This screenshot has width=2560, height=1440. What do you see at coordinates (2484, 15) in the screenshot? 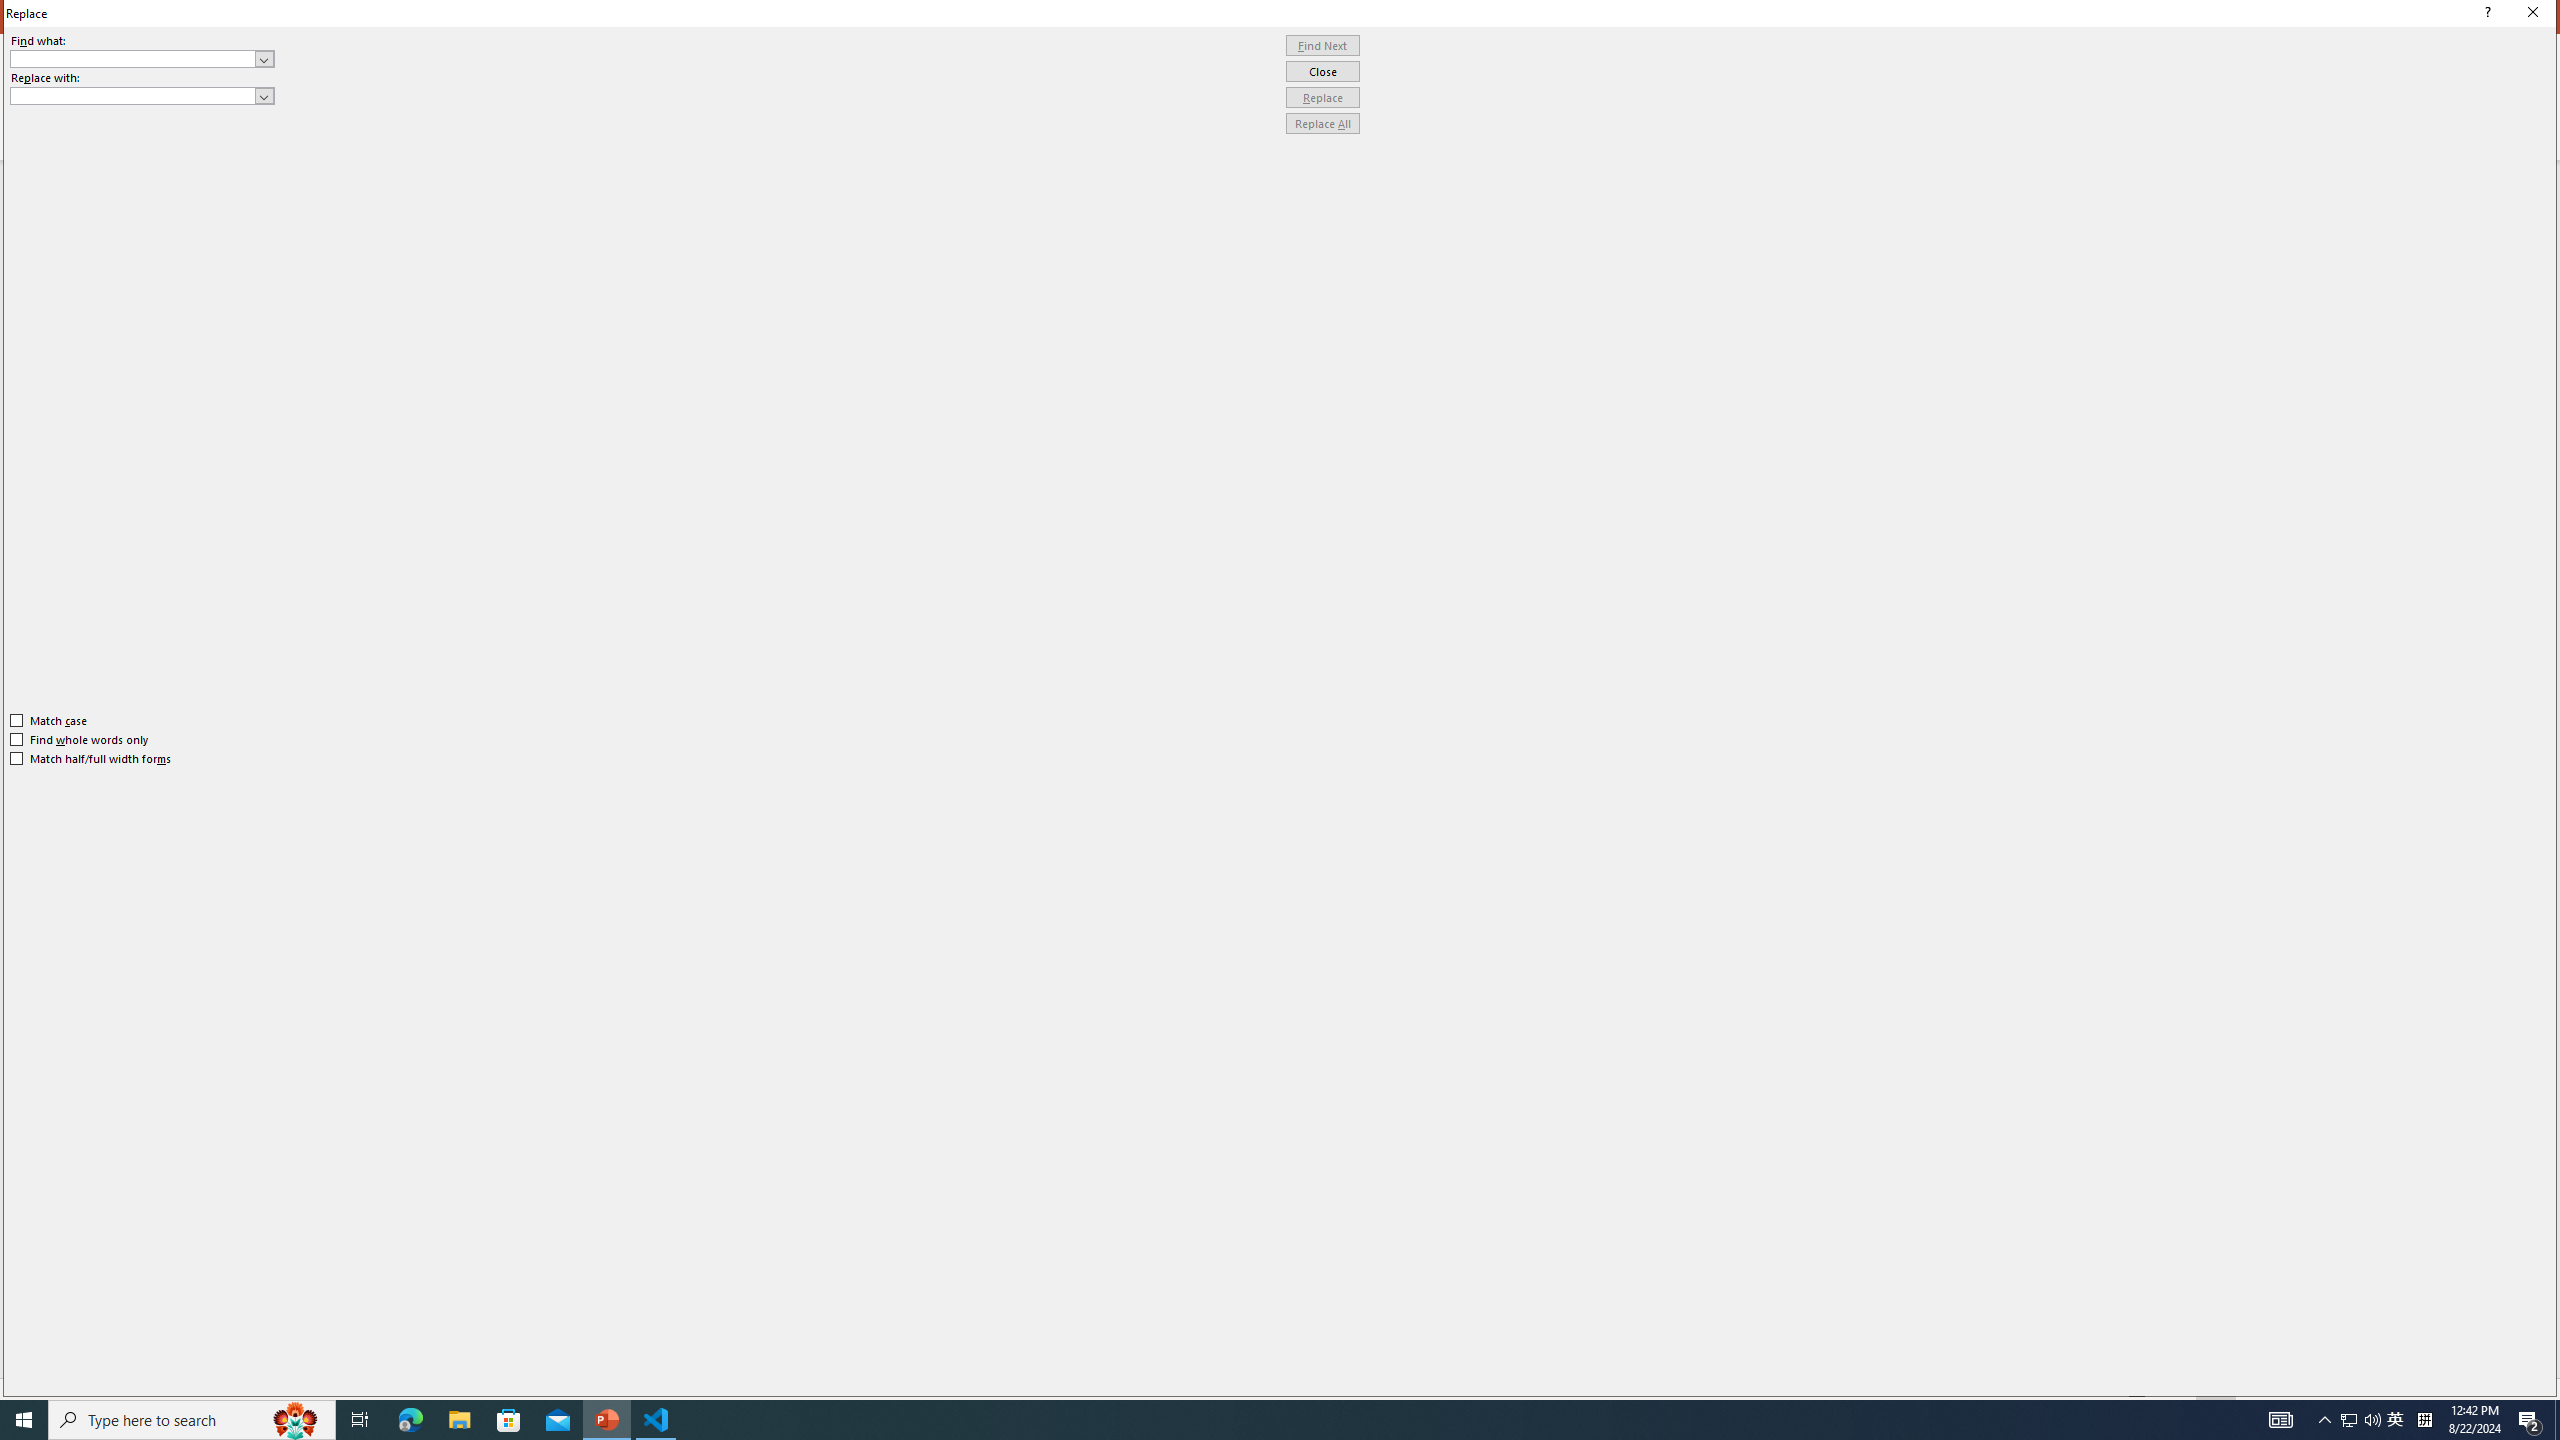
I see `'Context help'` at bounding box center [2484, 15].